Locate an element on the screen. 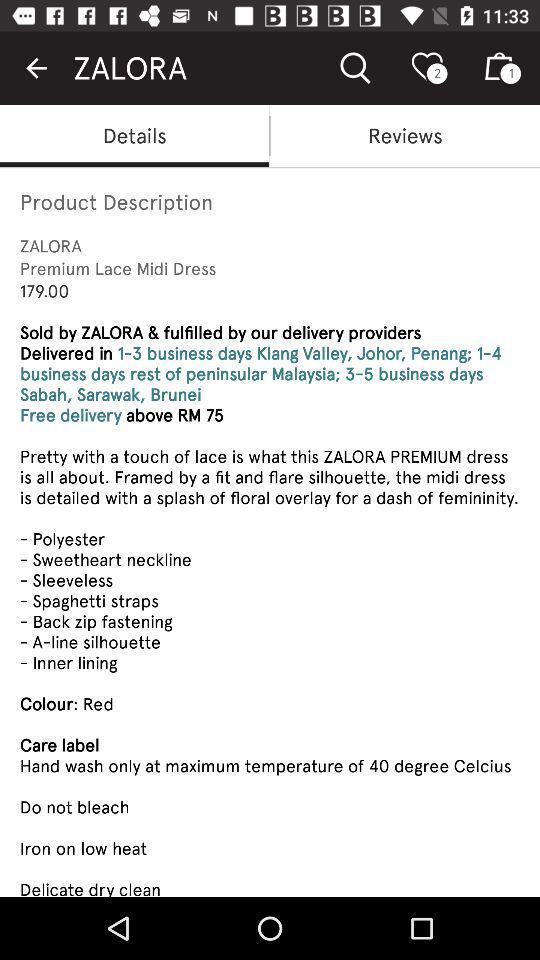  item below zalora is located at coordinates (405, 134).